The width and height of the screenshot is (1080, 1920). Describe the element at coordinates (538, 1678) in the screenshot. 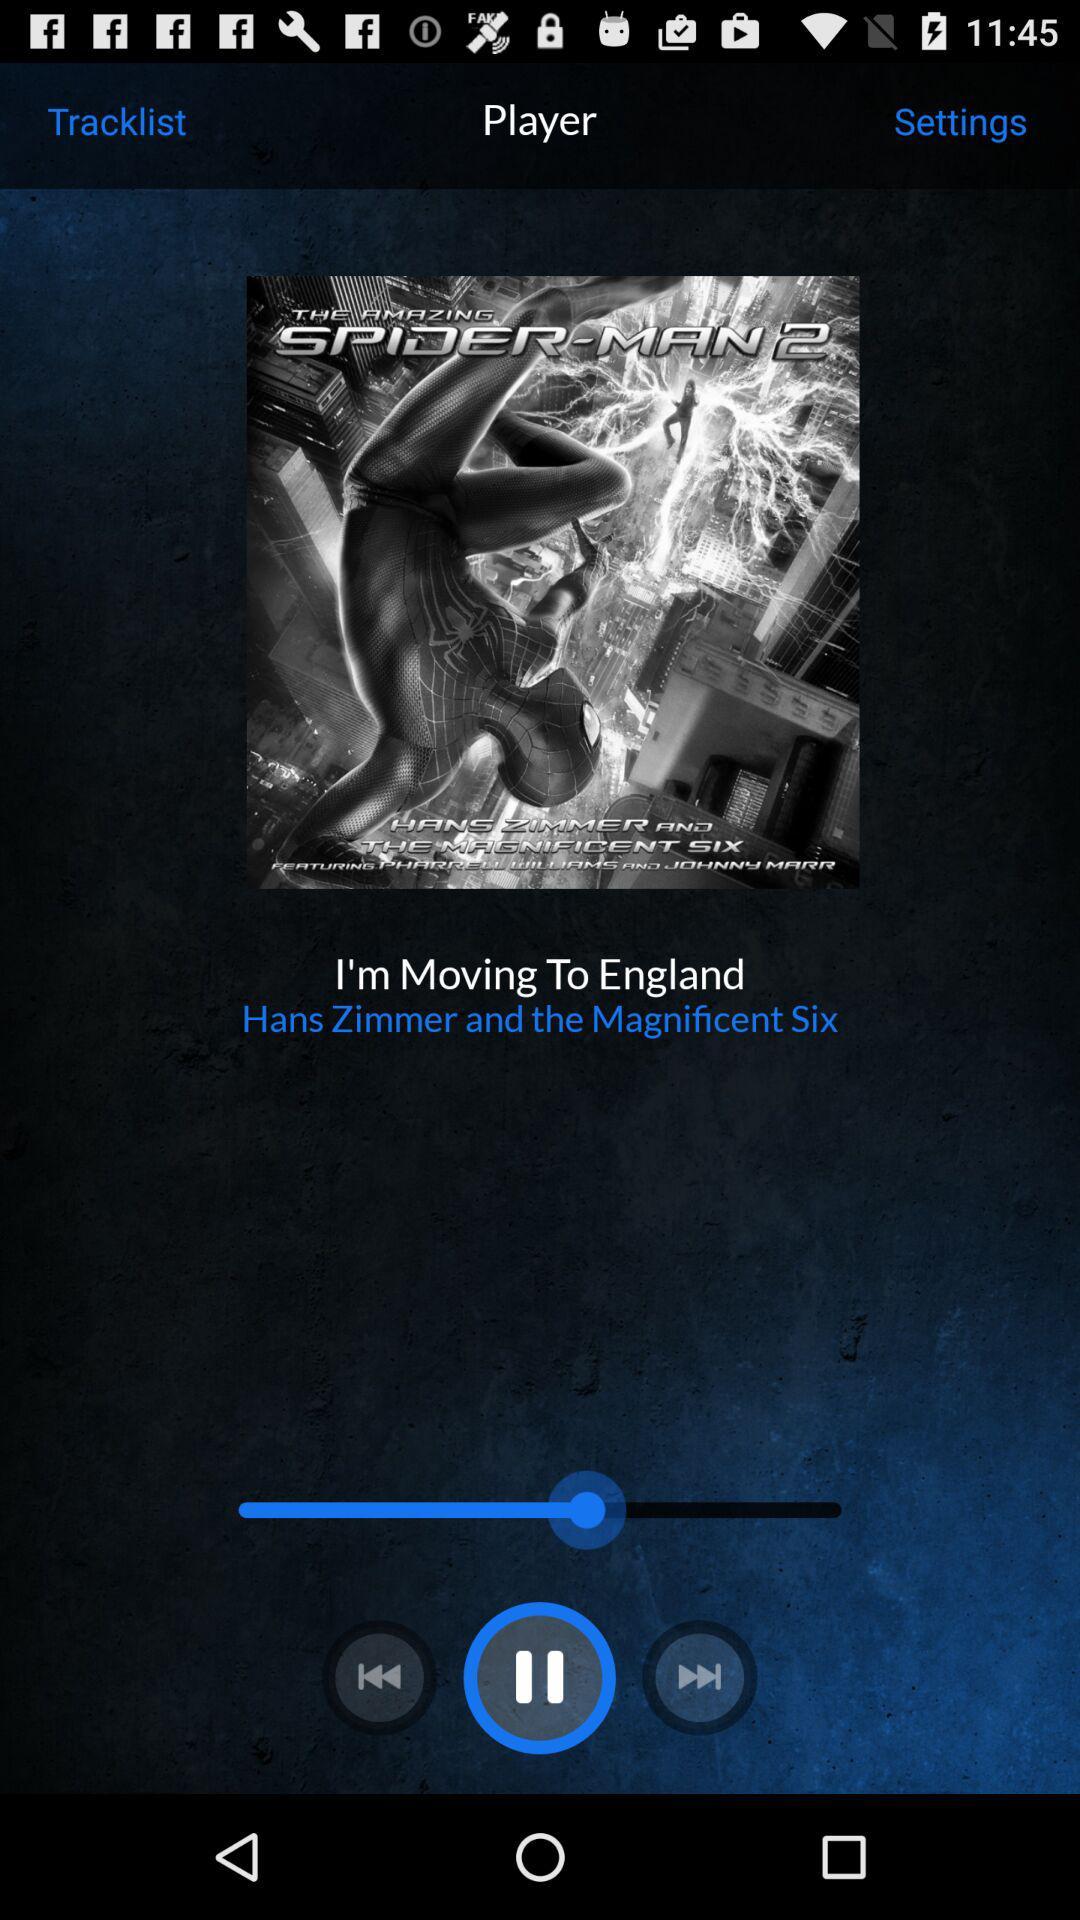

I see `pause` at that location.